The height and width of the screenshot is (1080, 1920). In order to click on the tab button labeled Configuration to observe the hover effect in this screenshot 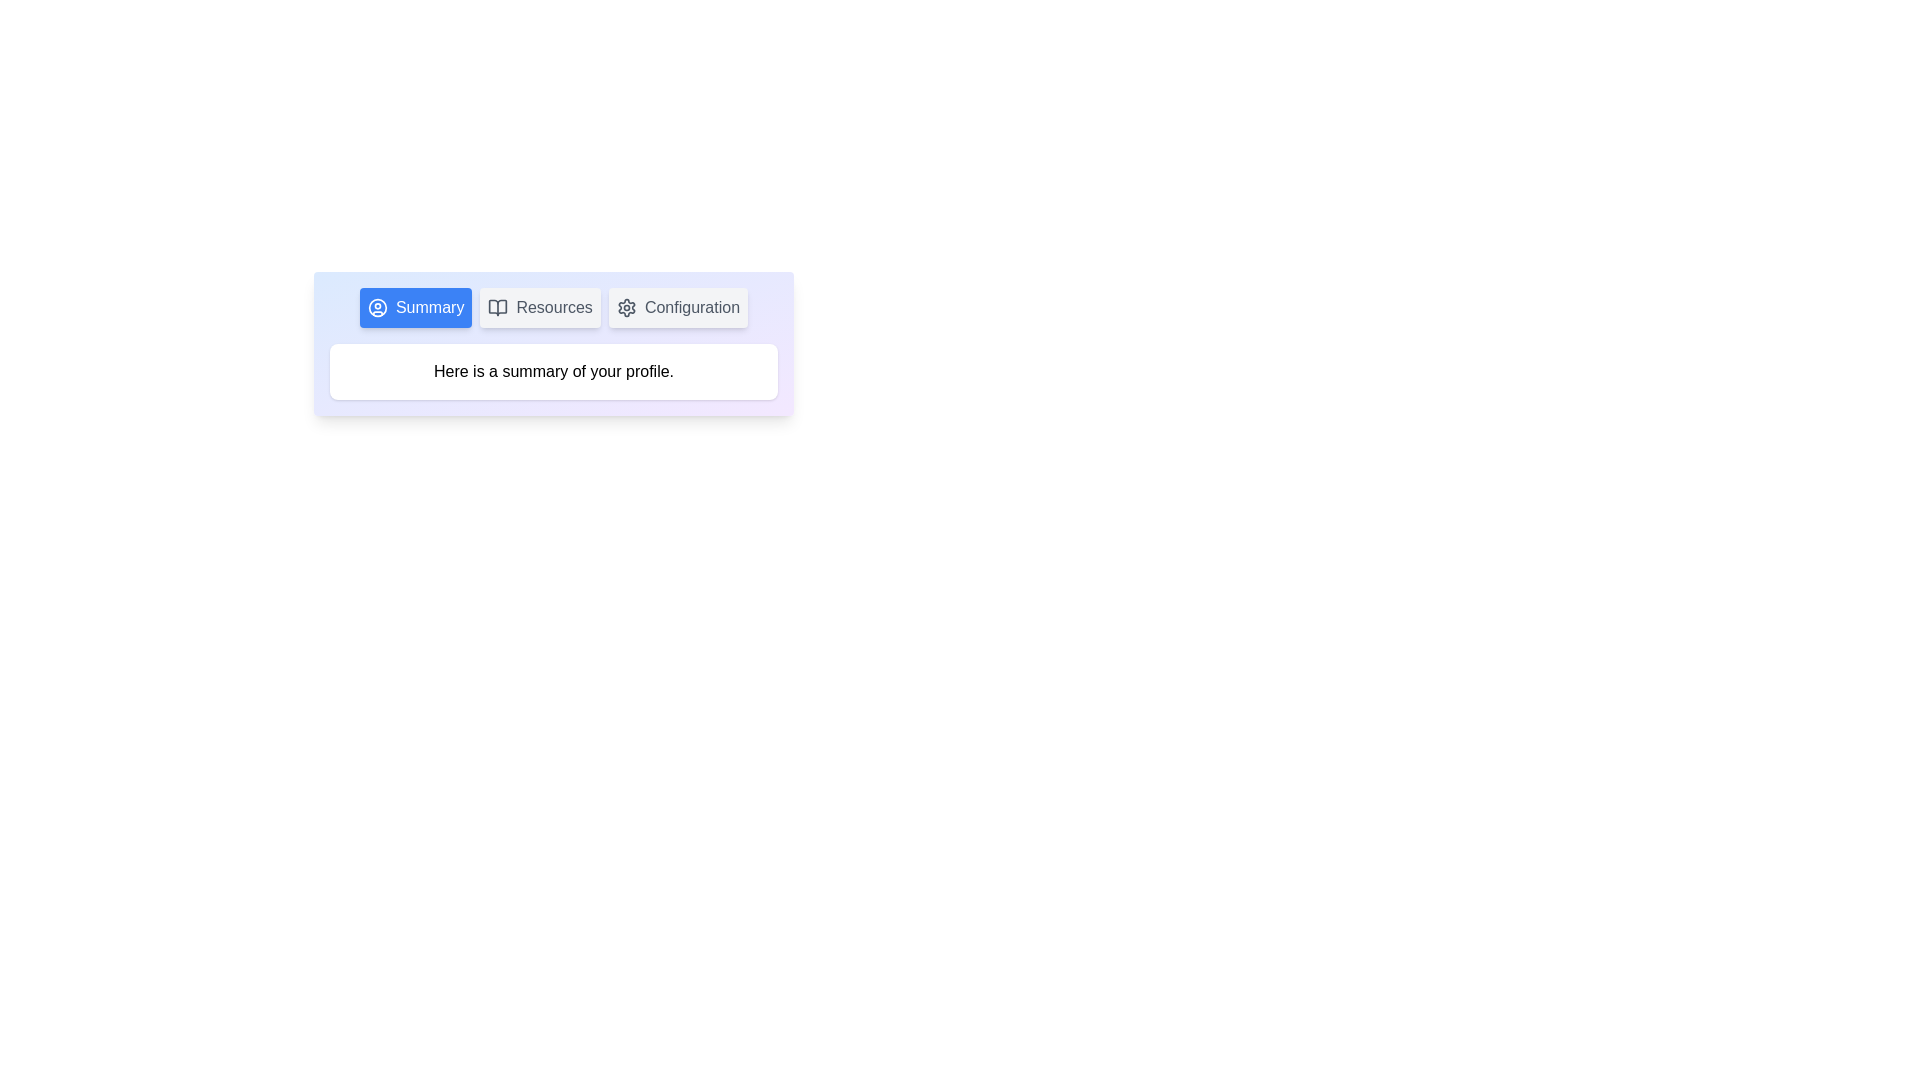, I will do `click(678, 308)`.